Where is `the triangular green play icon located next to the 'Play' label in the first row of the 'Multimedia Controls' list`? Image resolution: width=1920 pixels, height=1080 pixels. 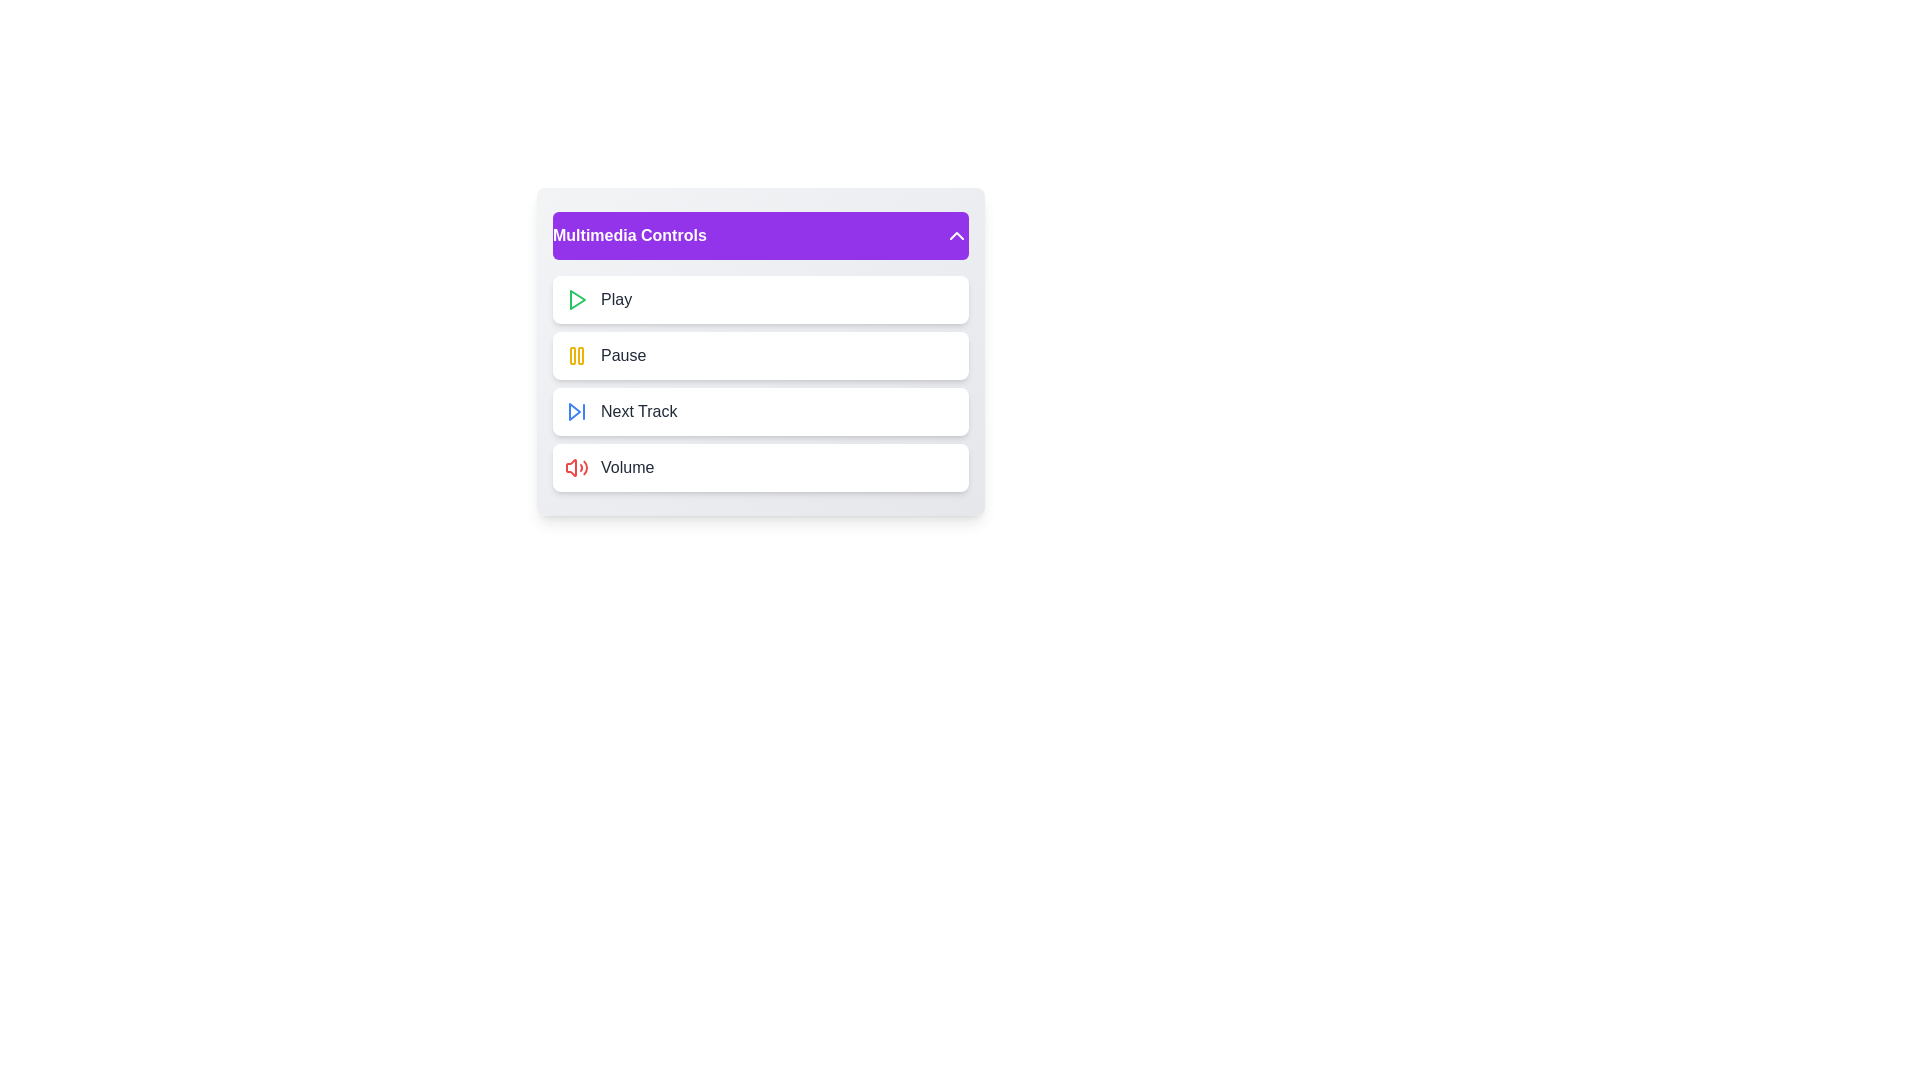
the triangular green play icon located next to the 'Play' label in the first row of the 'Multimedia Controls' list is located at coordinates (576, 300).